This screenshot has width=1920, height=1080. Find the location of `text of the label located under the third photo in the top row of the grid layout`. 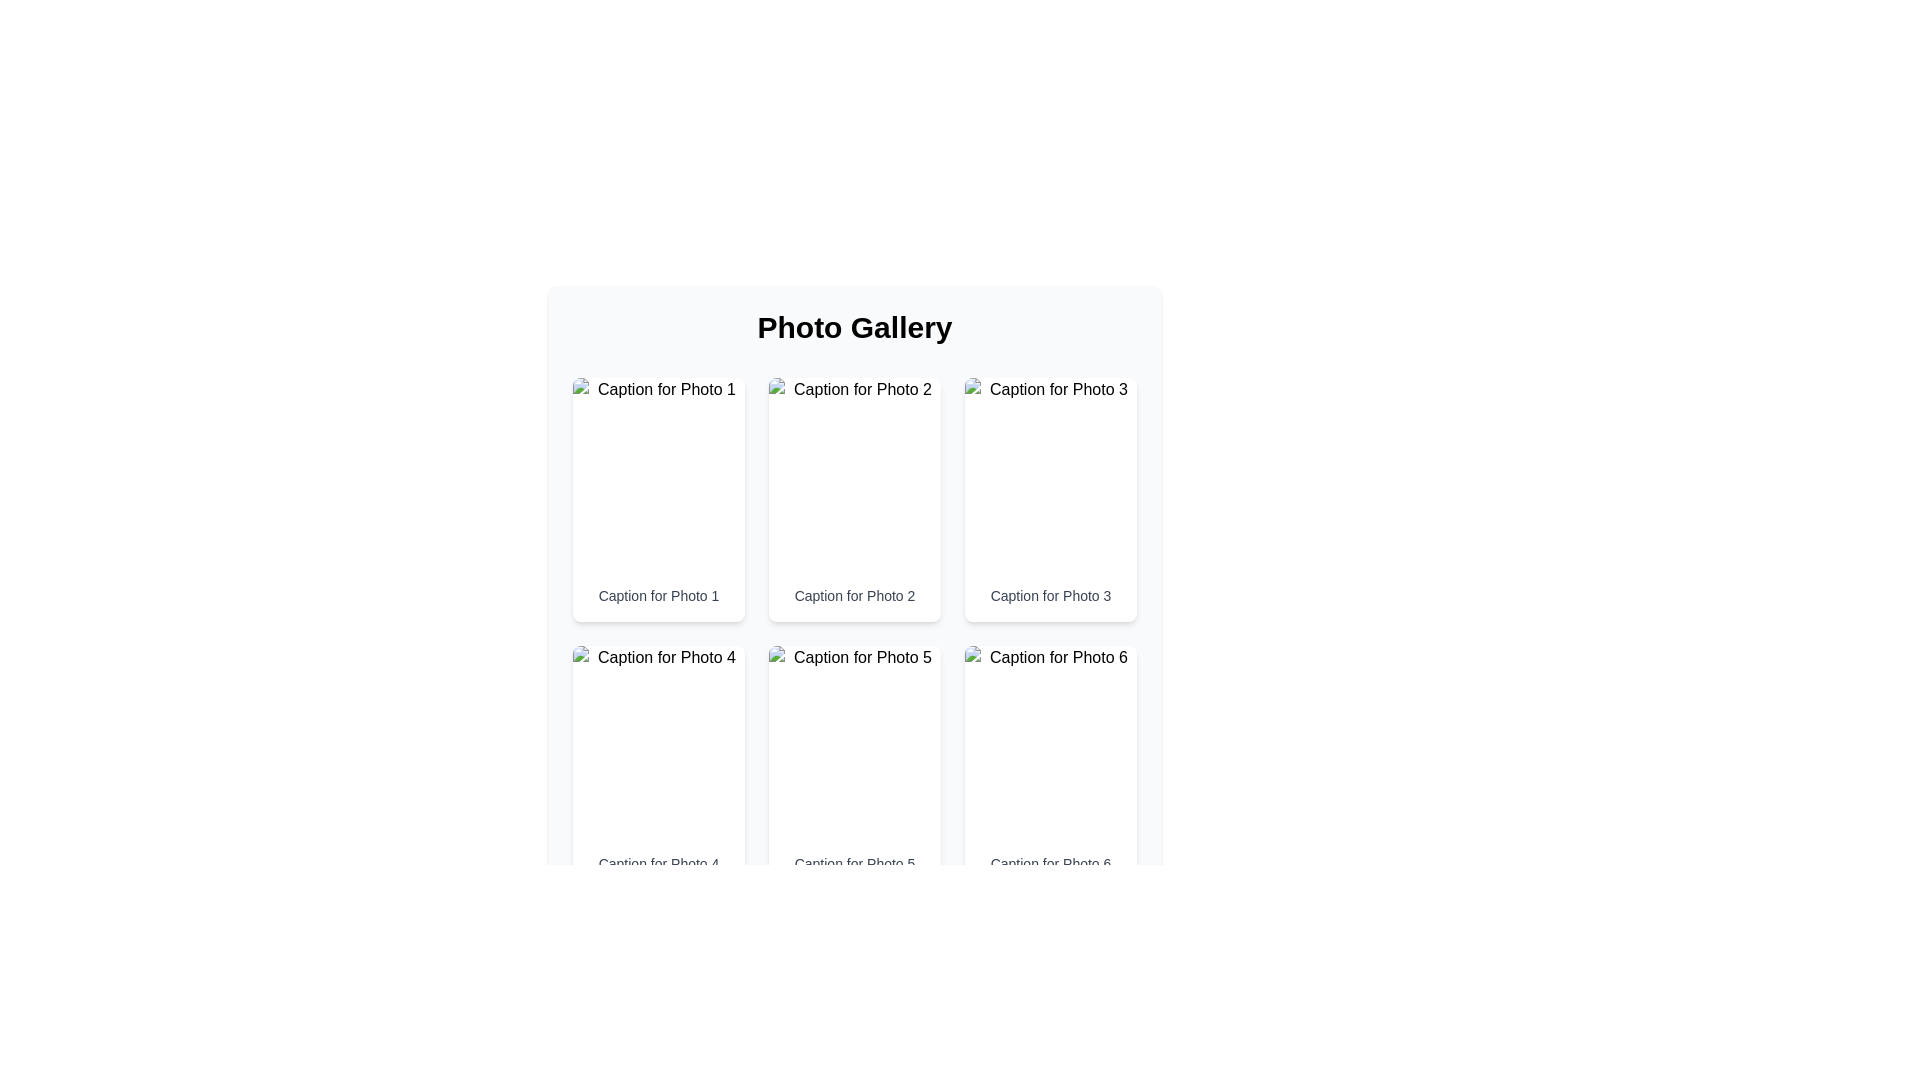

text of the label located under the third photo in the top row of the grid layout is located at coordinates (1050, 595).